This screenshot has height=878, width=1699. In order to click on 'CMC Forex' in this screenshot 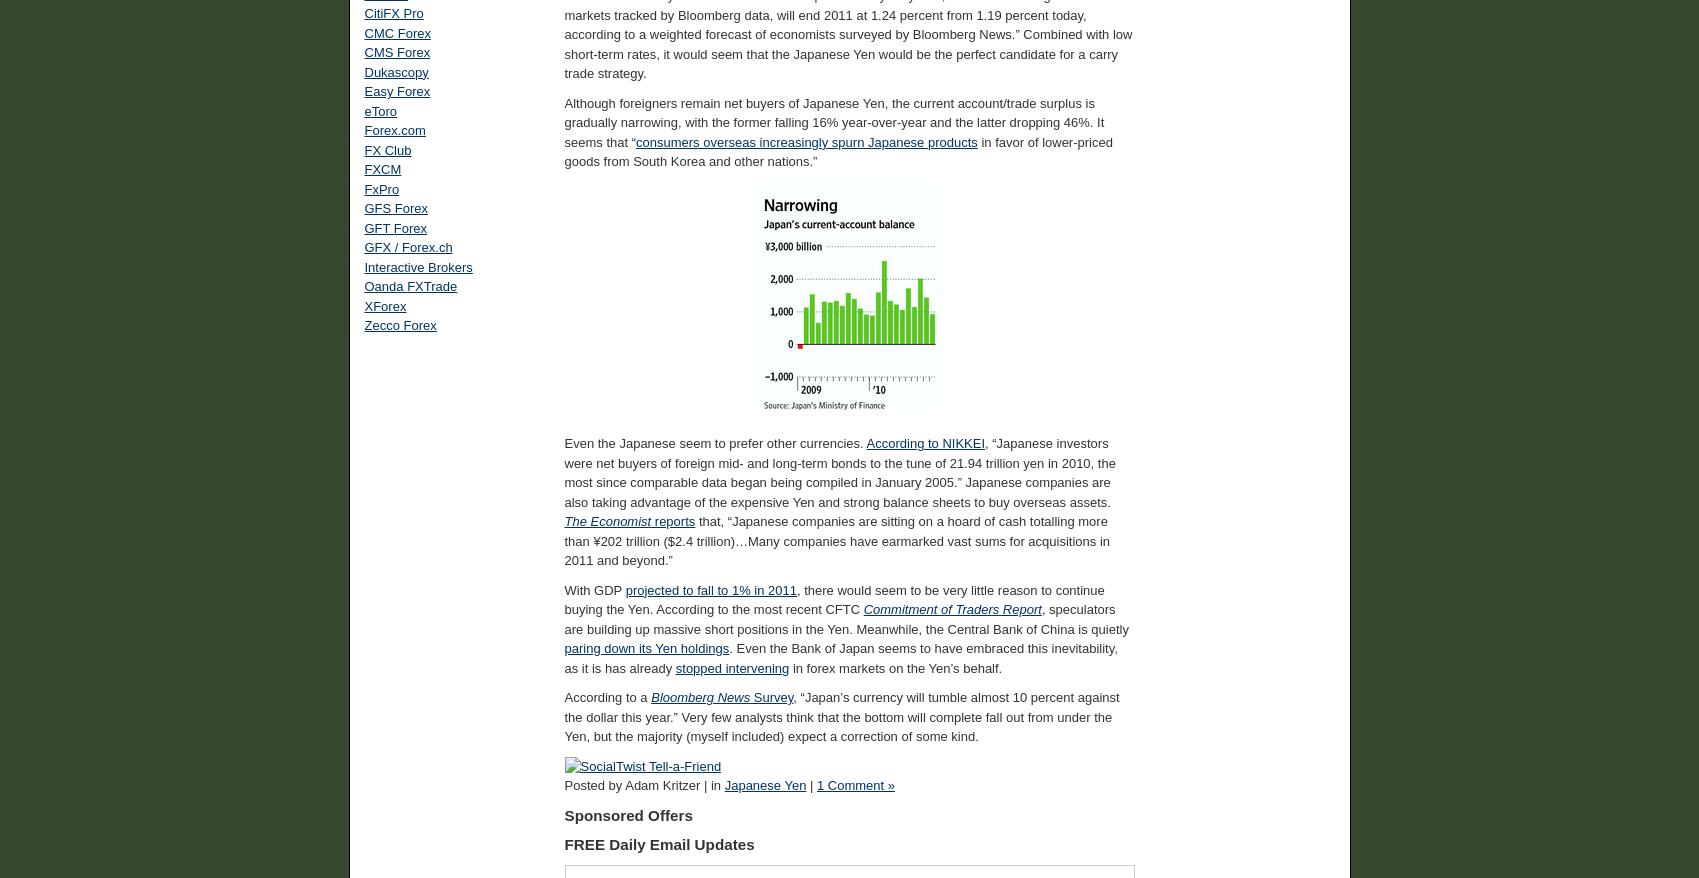, I will do `click(397, 31)`.